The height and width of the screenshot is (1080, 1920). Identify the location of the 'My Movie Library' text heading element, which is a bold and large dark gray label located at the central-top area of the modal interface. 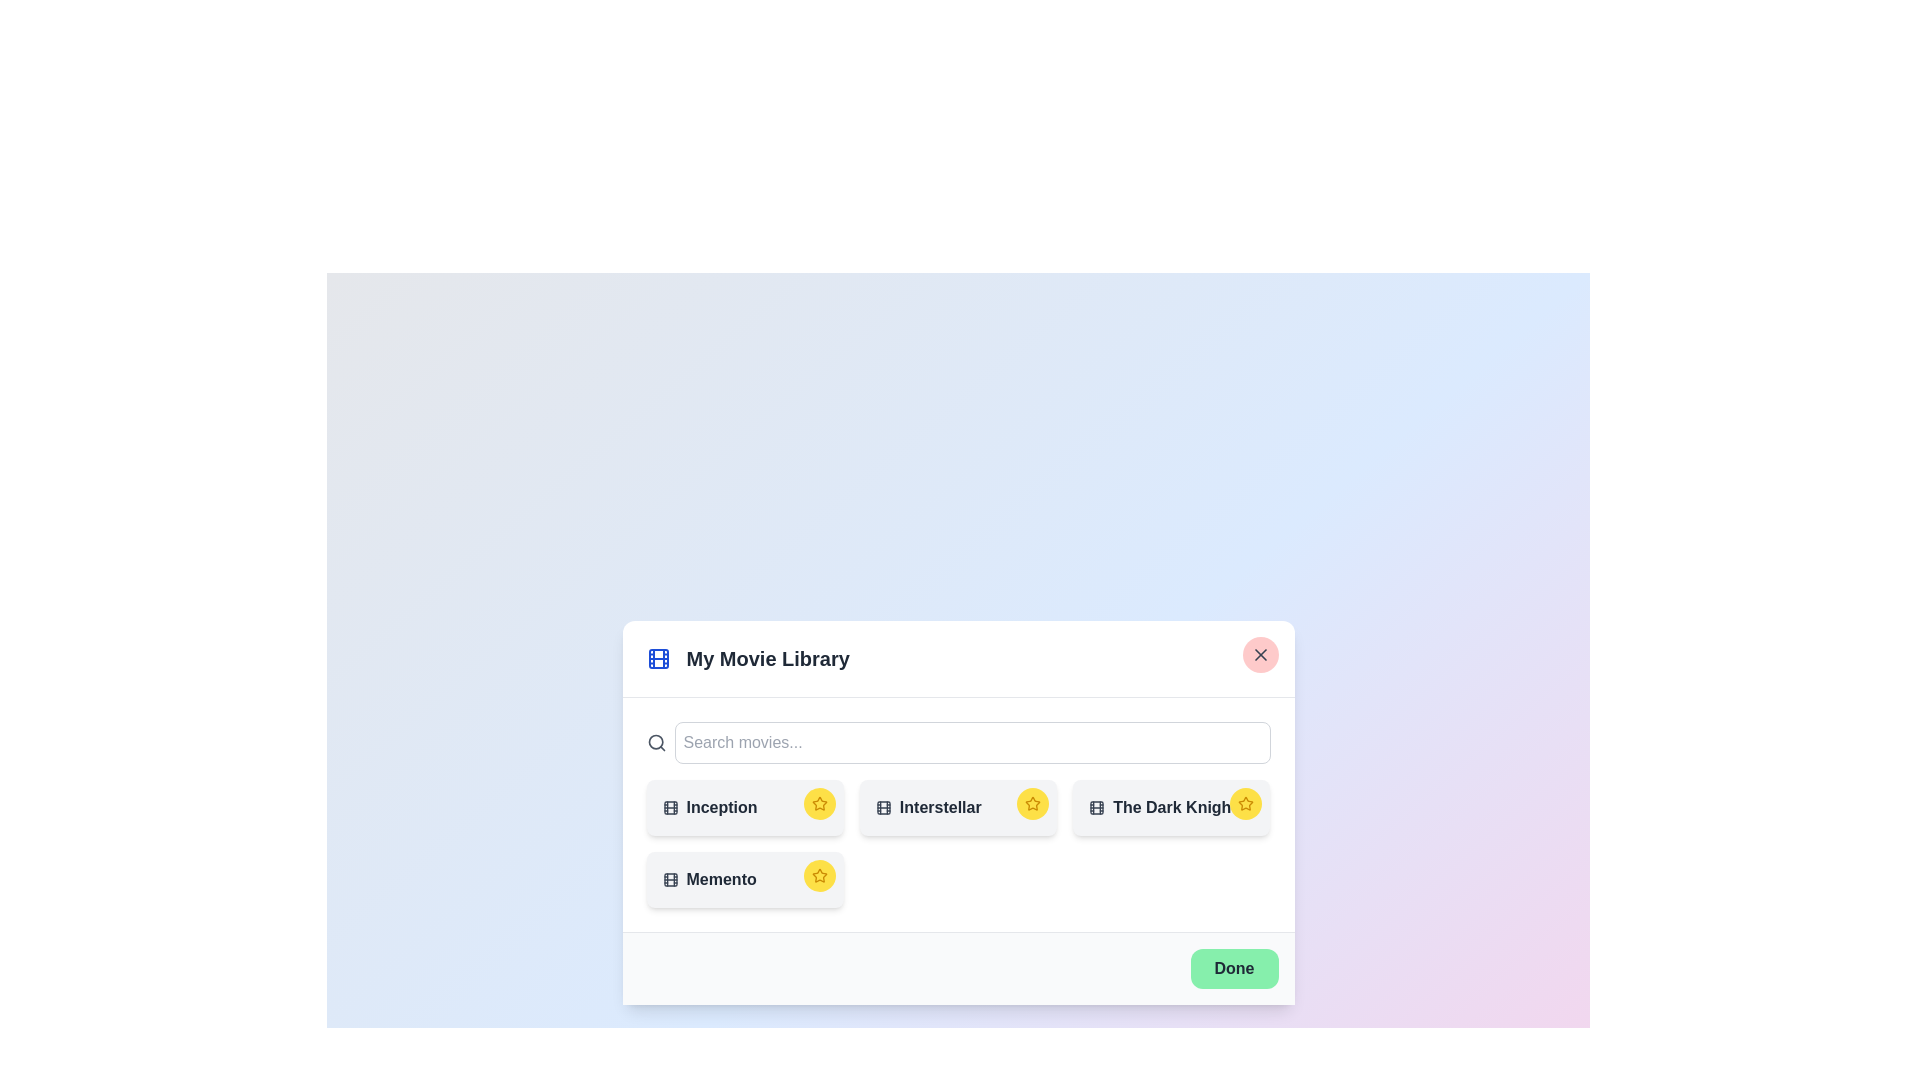
(767, 659).